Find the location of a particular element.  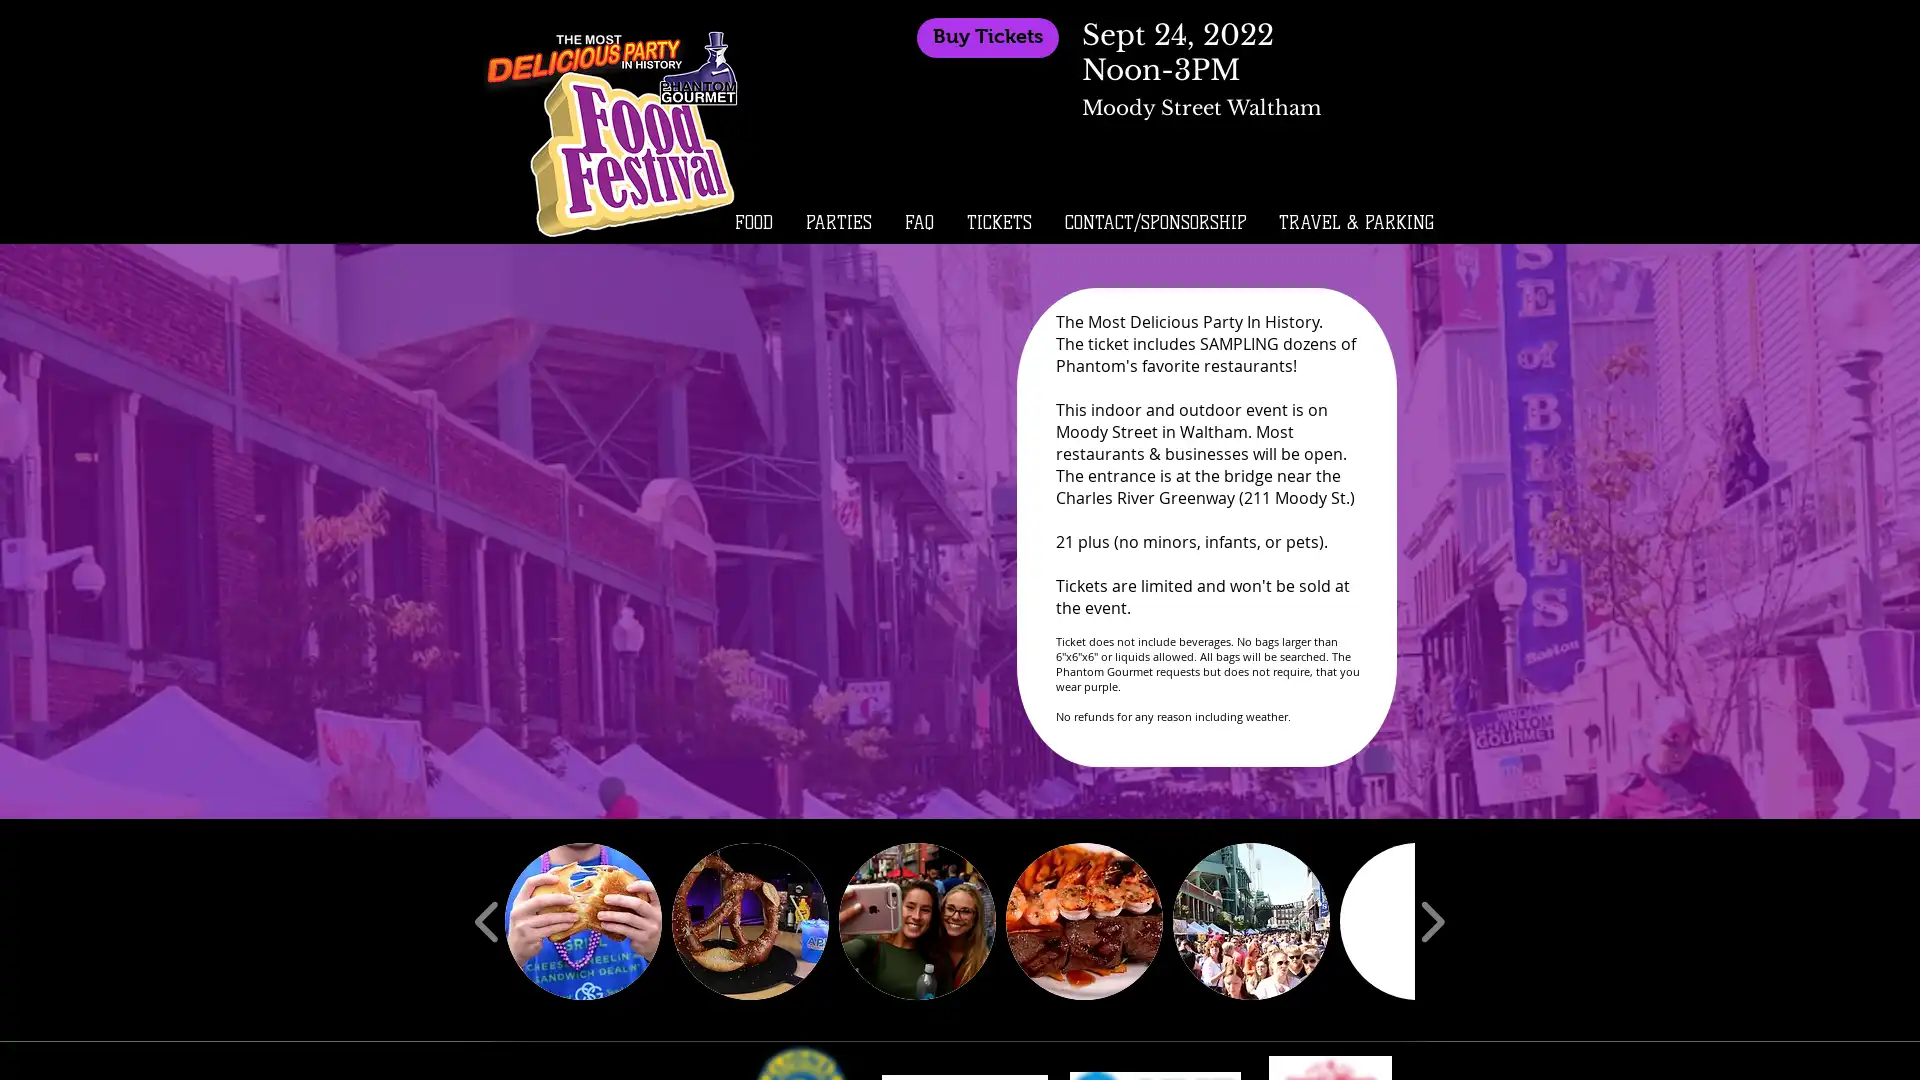

play forward is located at coordinates (1431, 921).